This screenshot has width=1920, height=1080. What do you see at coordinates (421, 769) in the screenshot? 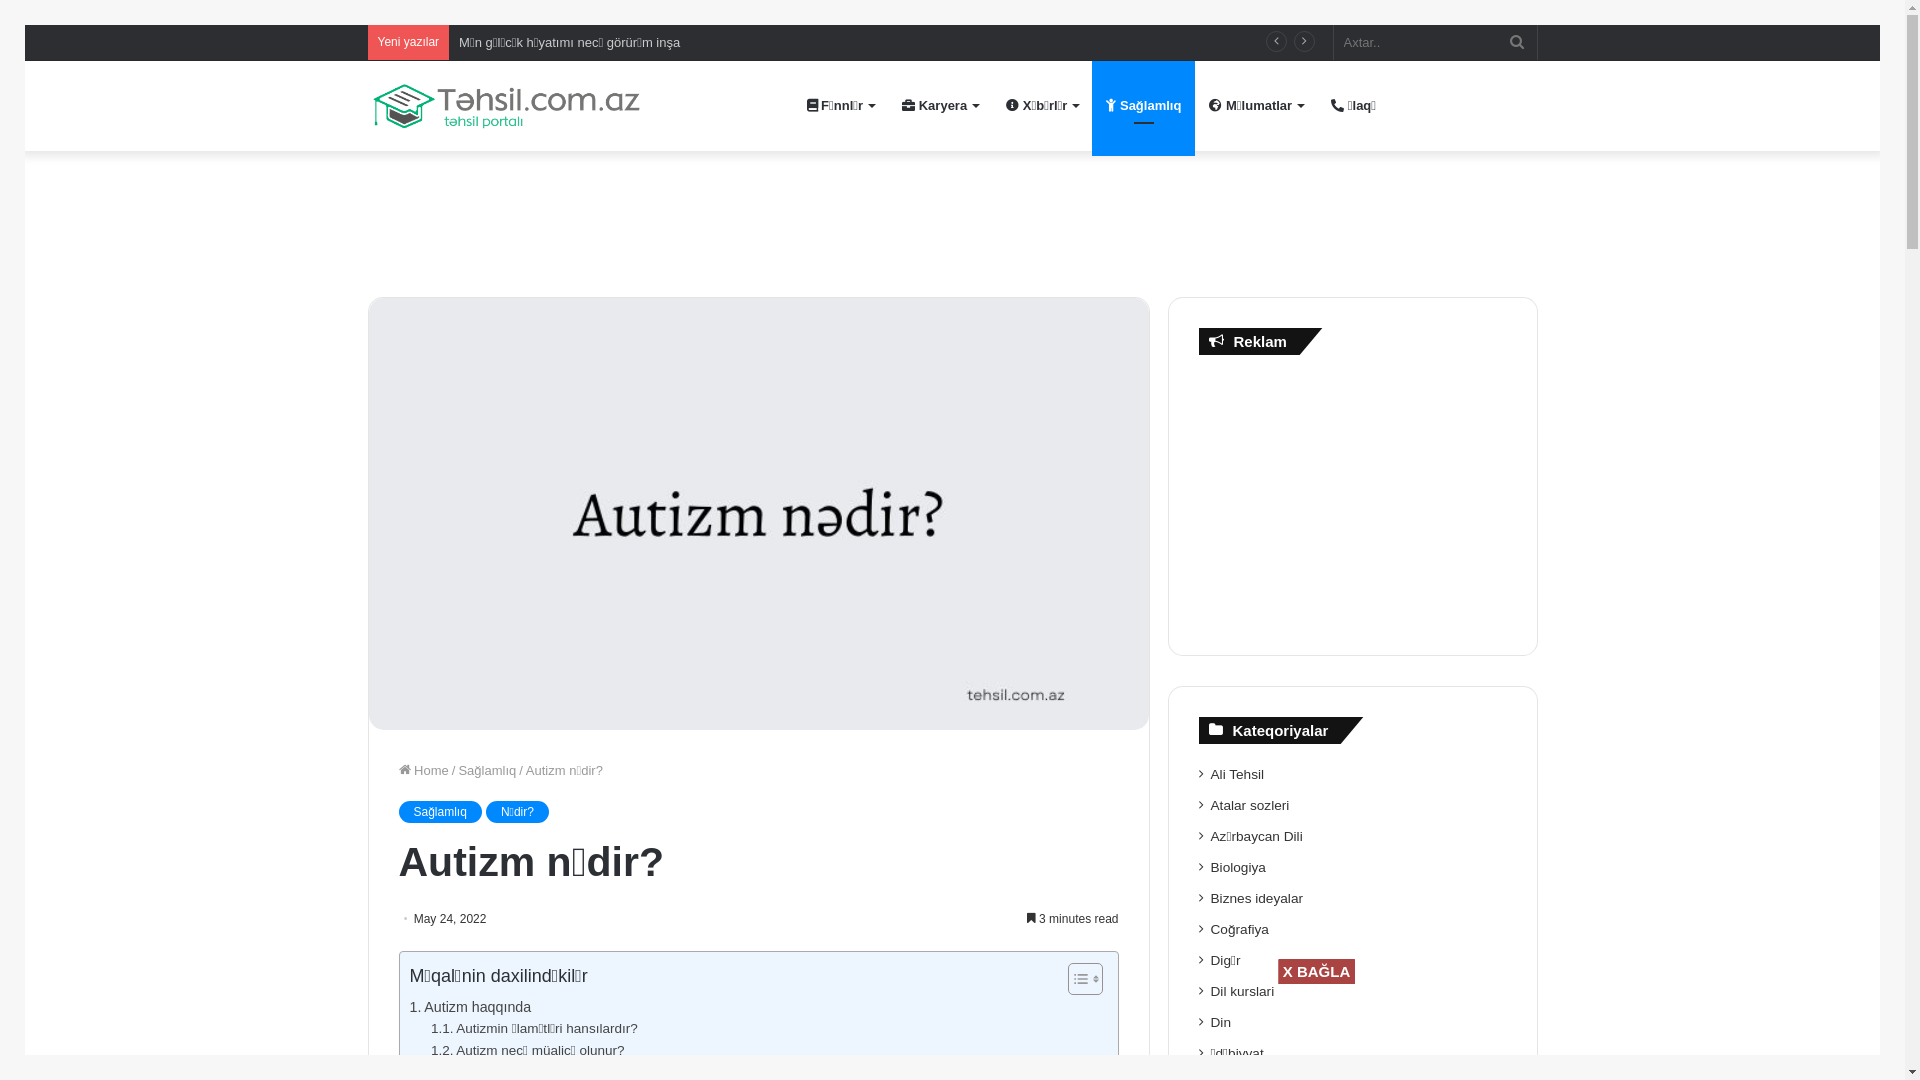
I see `'Home'` at bounding box center [421, 769].